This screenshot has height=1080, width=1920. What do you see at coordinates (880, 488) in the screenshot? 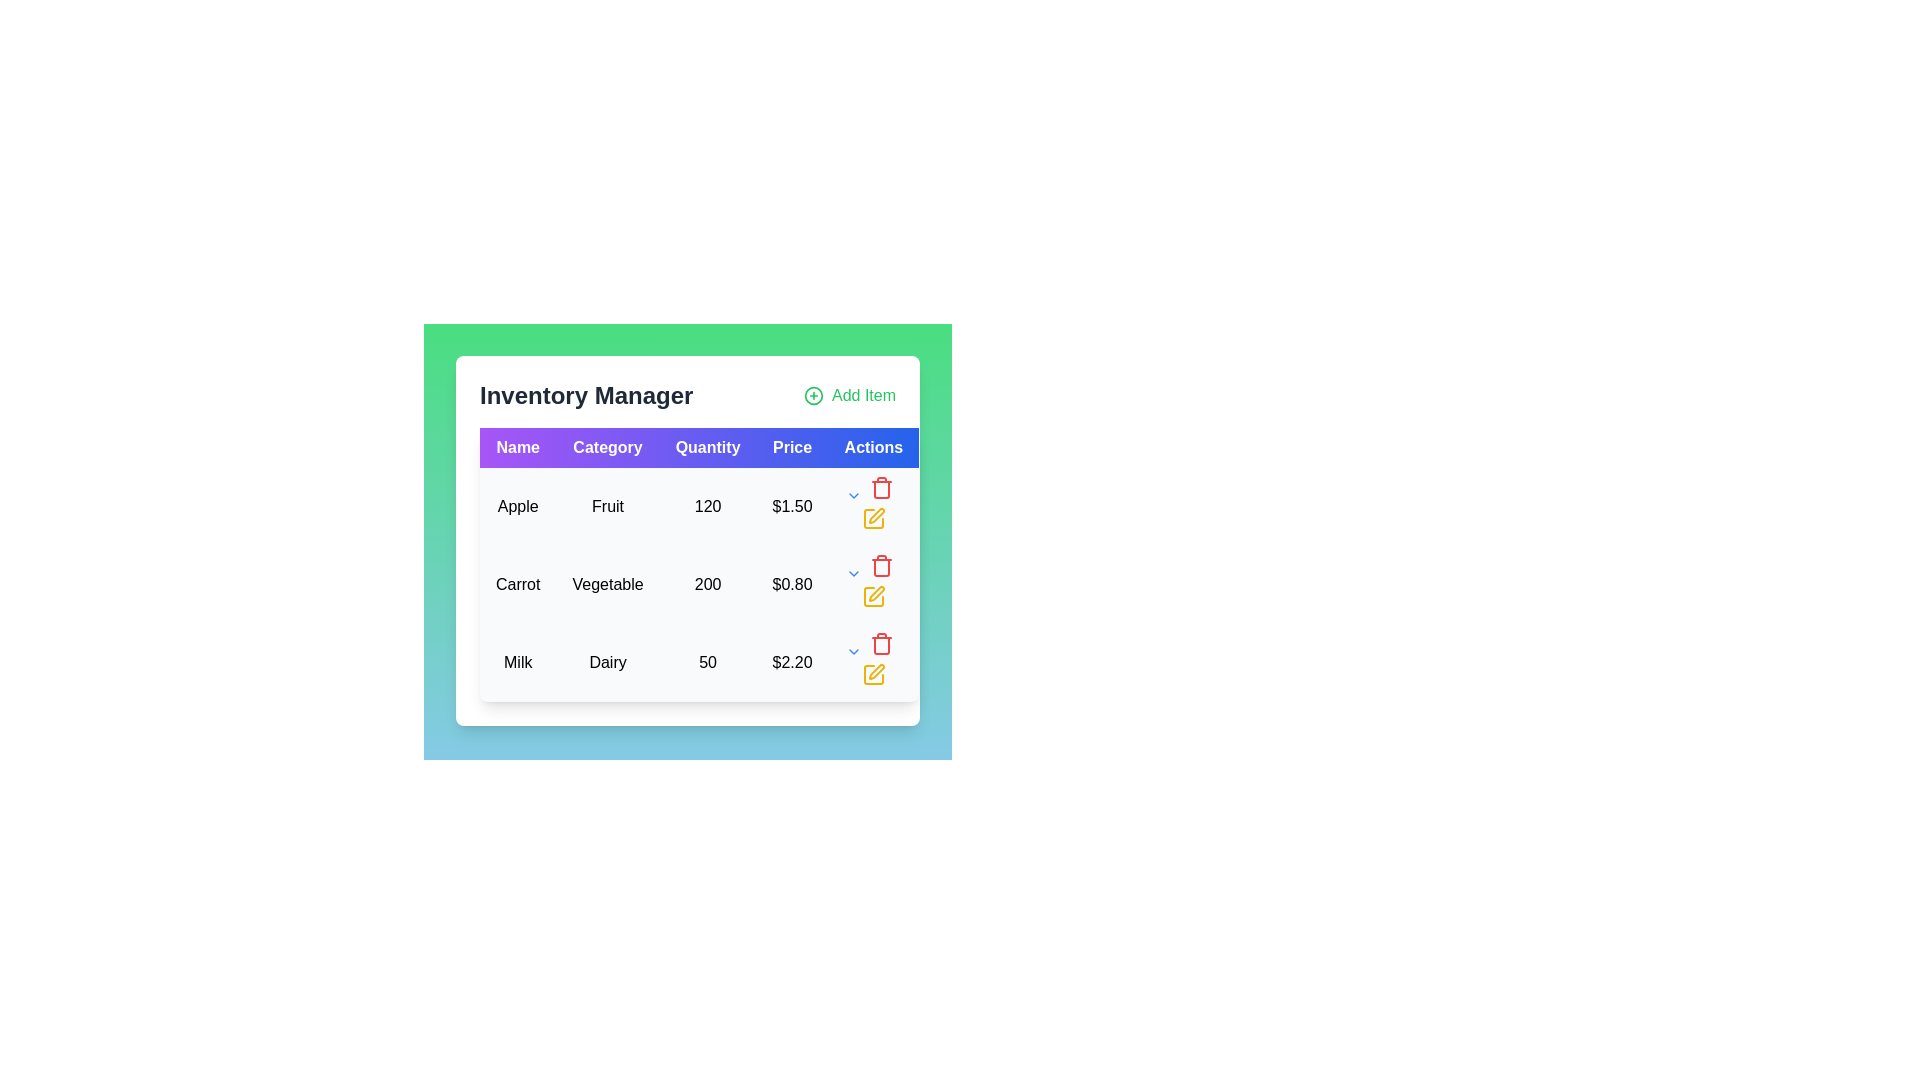
I see `the delete button located in the 'Actions' column of the third row for the item 'Milk, Dairy, 50, $2.20'` at bounding box center [880, 488].